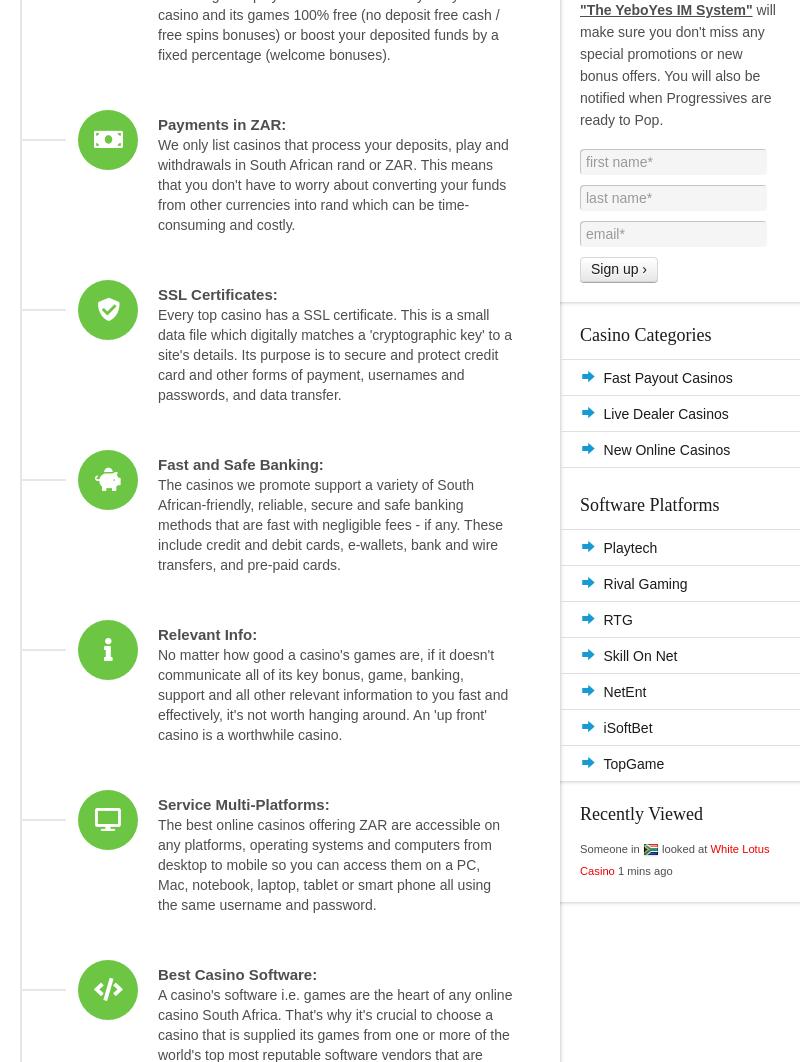 This screenshot has height=1062, width=800. What do you see at coordinates (236, 973) in the screenshot?
I see `'Best Casino Software:'` at bounding box center [236, 973].